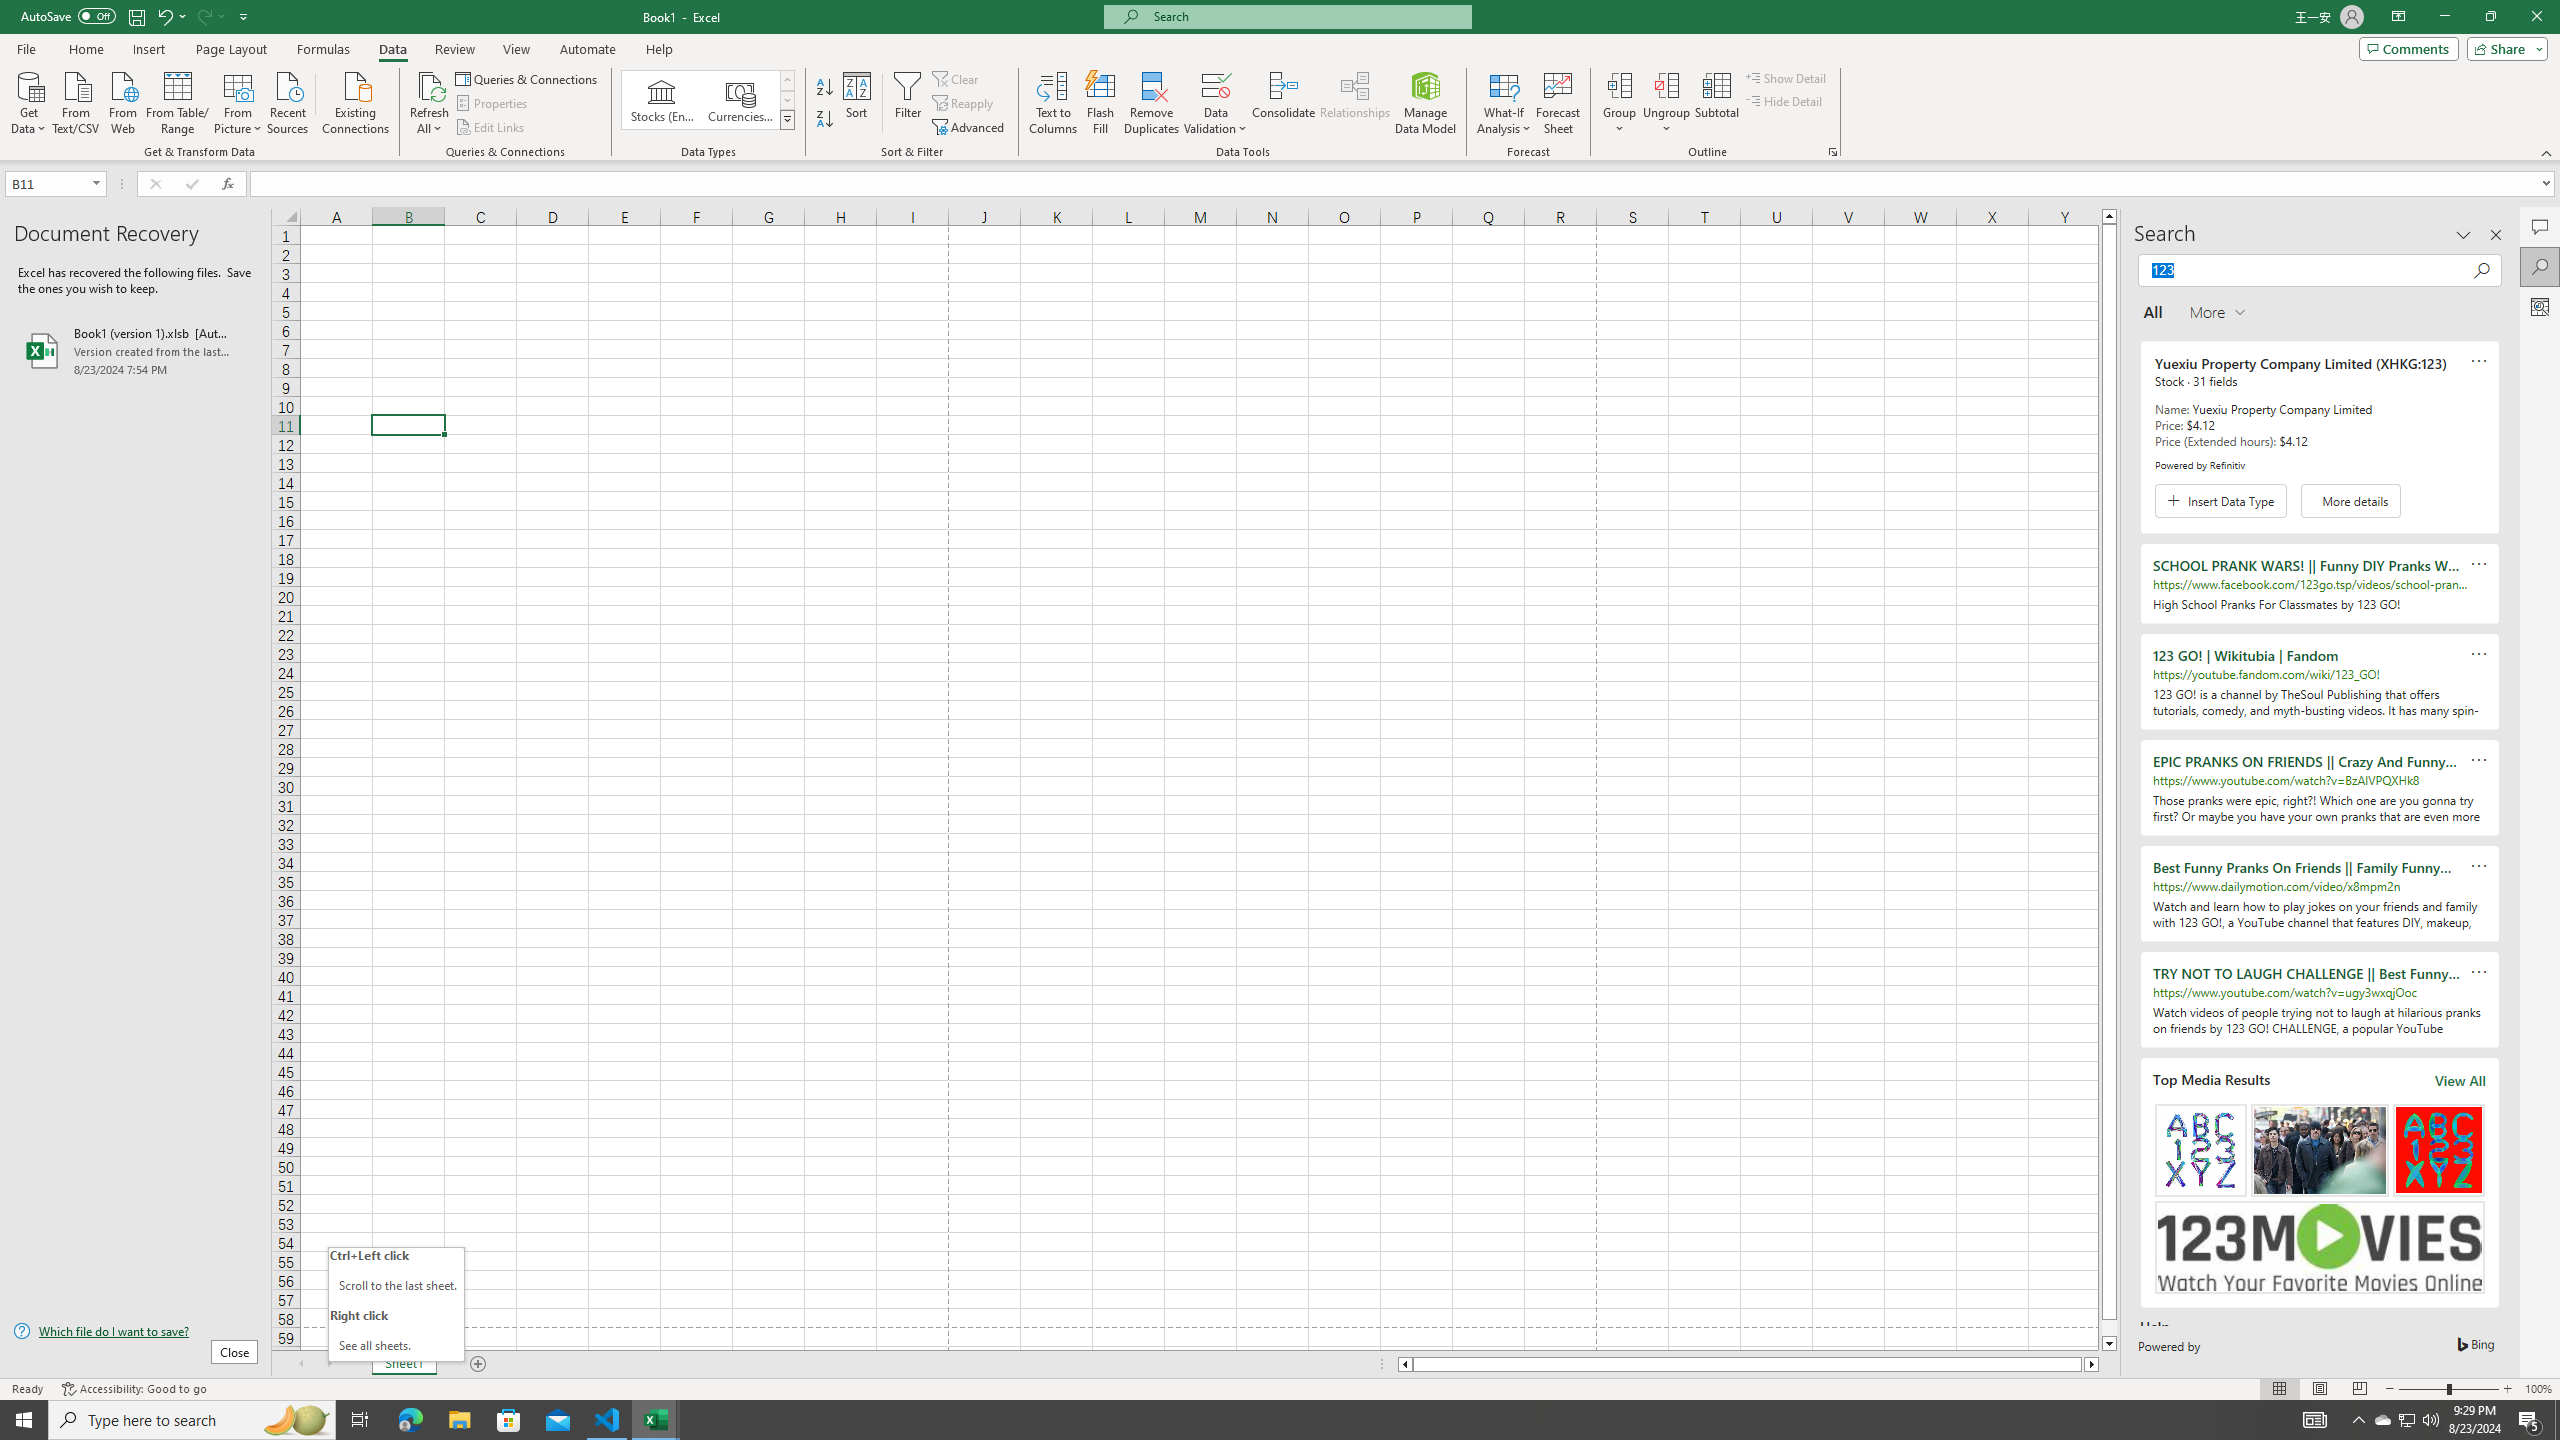 This screenshot has height=1440, width=2560. Describe the element at coordinates (1283, 103) in the screenshot. I see `'Consolidate...'` at that location.